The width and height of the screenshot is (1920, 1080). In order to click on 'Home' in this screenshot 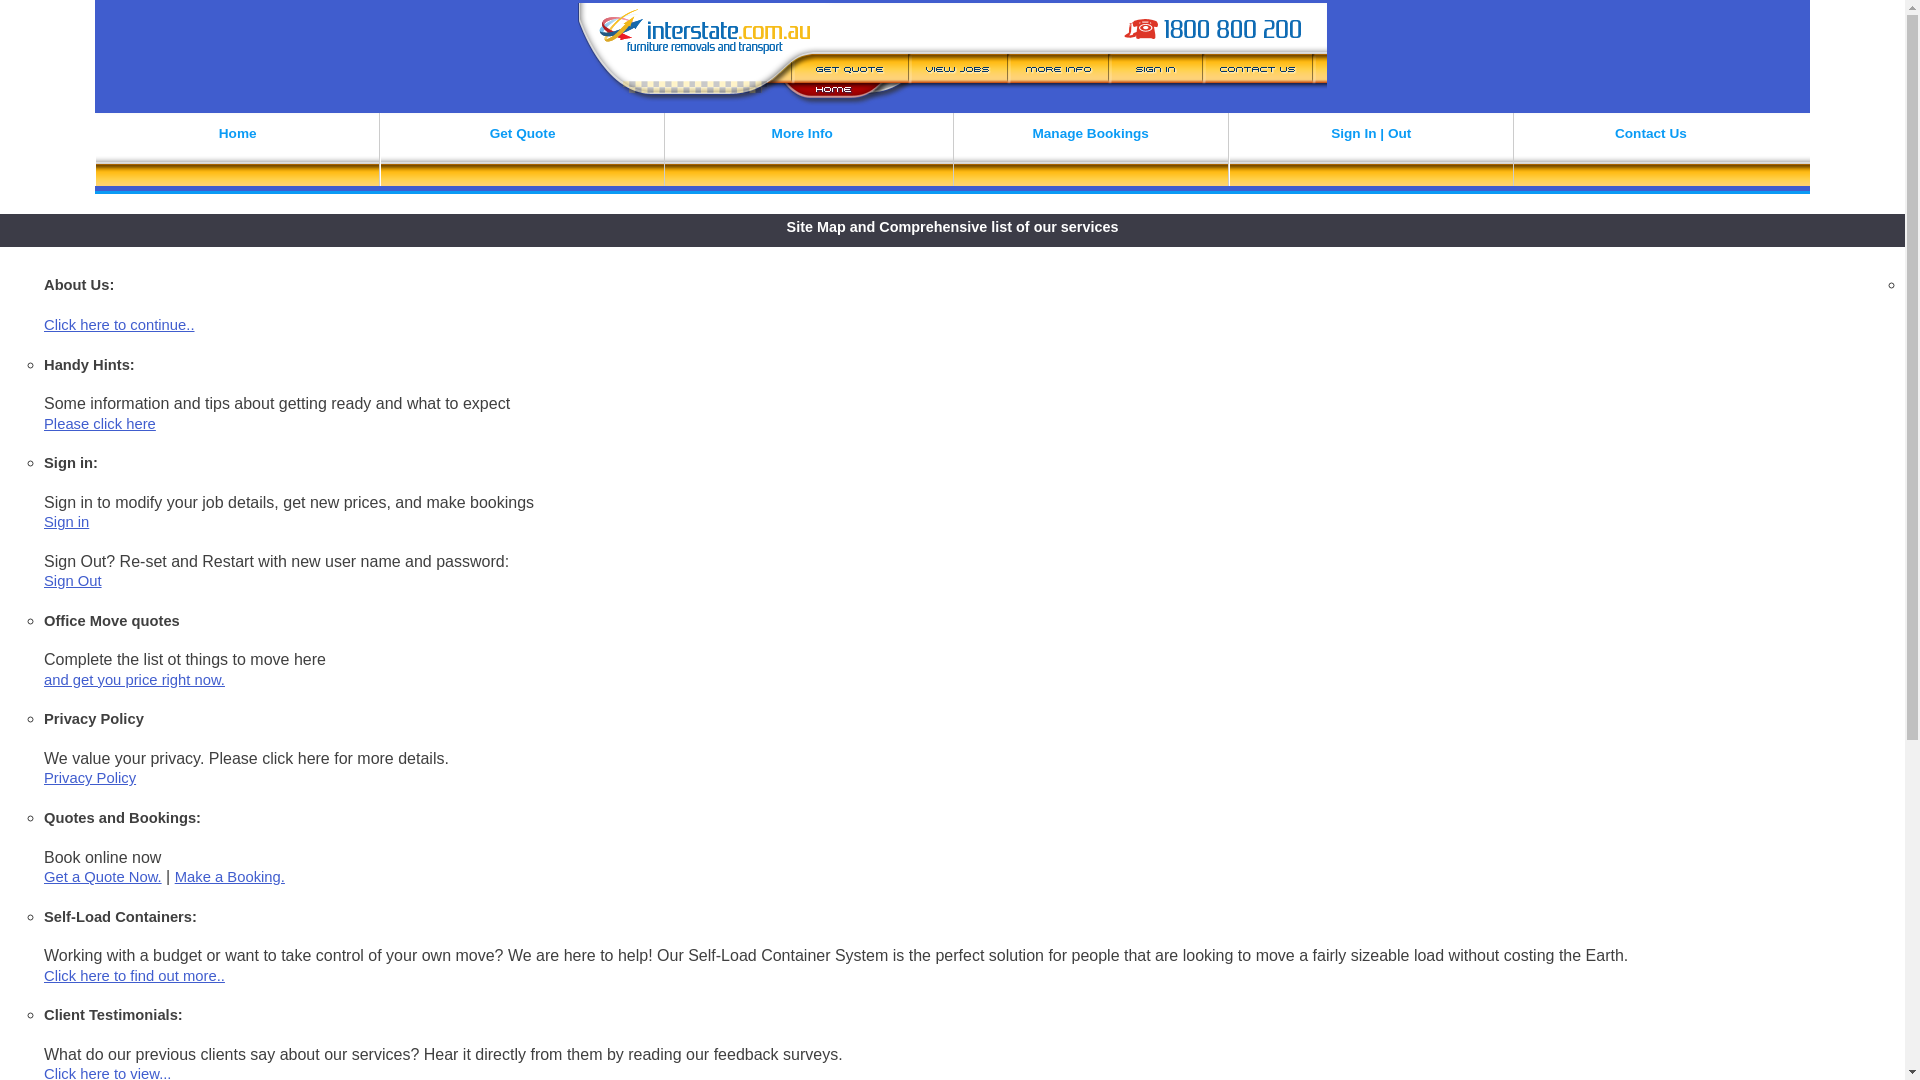, I will do `click(237, 152)`.